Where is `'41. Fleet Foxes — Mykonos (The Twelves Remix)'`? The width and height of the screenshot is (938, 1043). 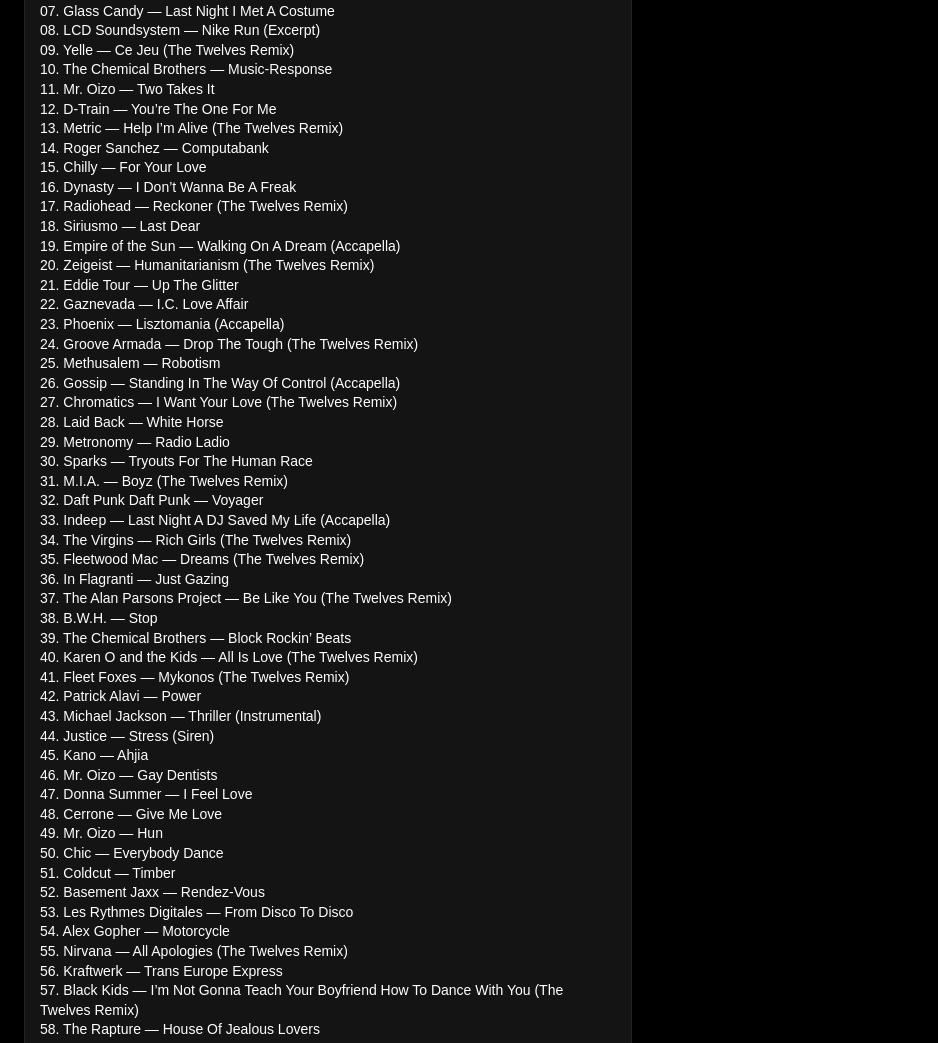
'41. Fleet Foxes — Mykonos (The Twelves Remix)' is located at coordinates (38, 675).